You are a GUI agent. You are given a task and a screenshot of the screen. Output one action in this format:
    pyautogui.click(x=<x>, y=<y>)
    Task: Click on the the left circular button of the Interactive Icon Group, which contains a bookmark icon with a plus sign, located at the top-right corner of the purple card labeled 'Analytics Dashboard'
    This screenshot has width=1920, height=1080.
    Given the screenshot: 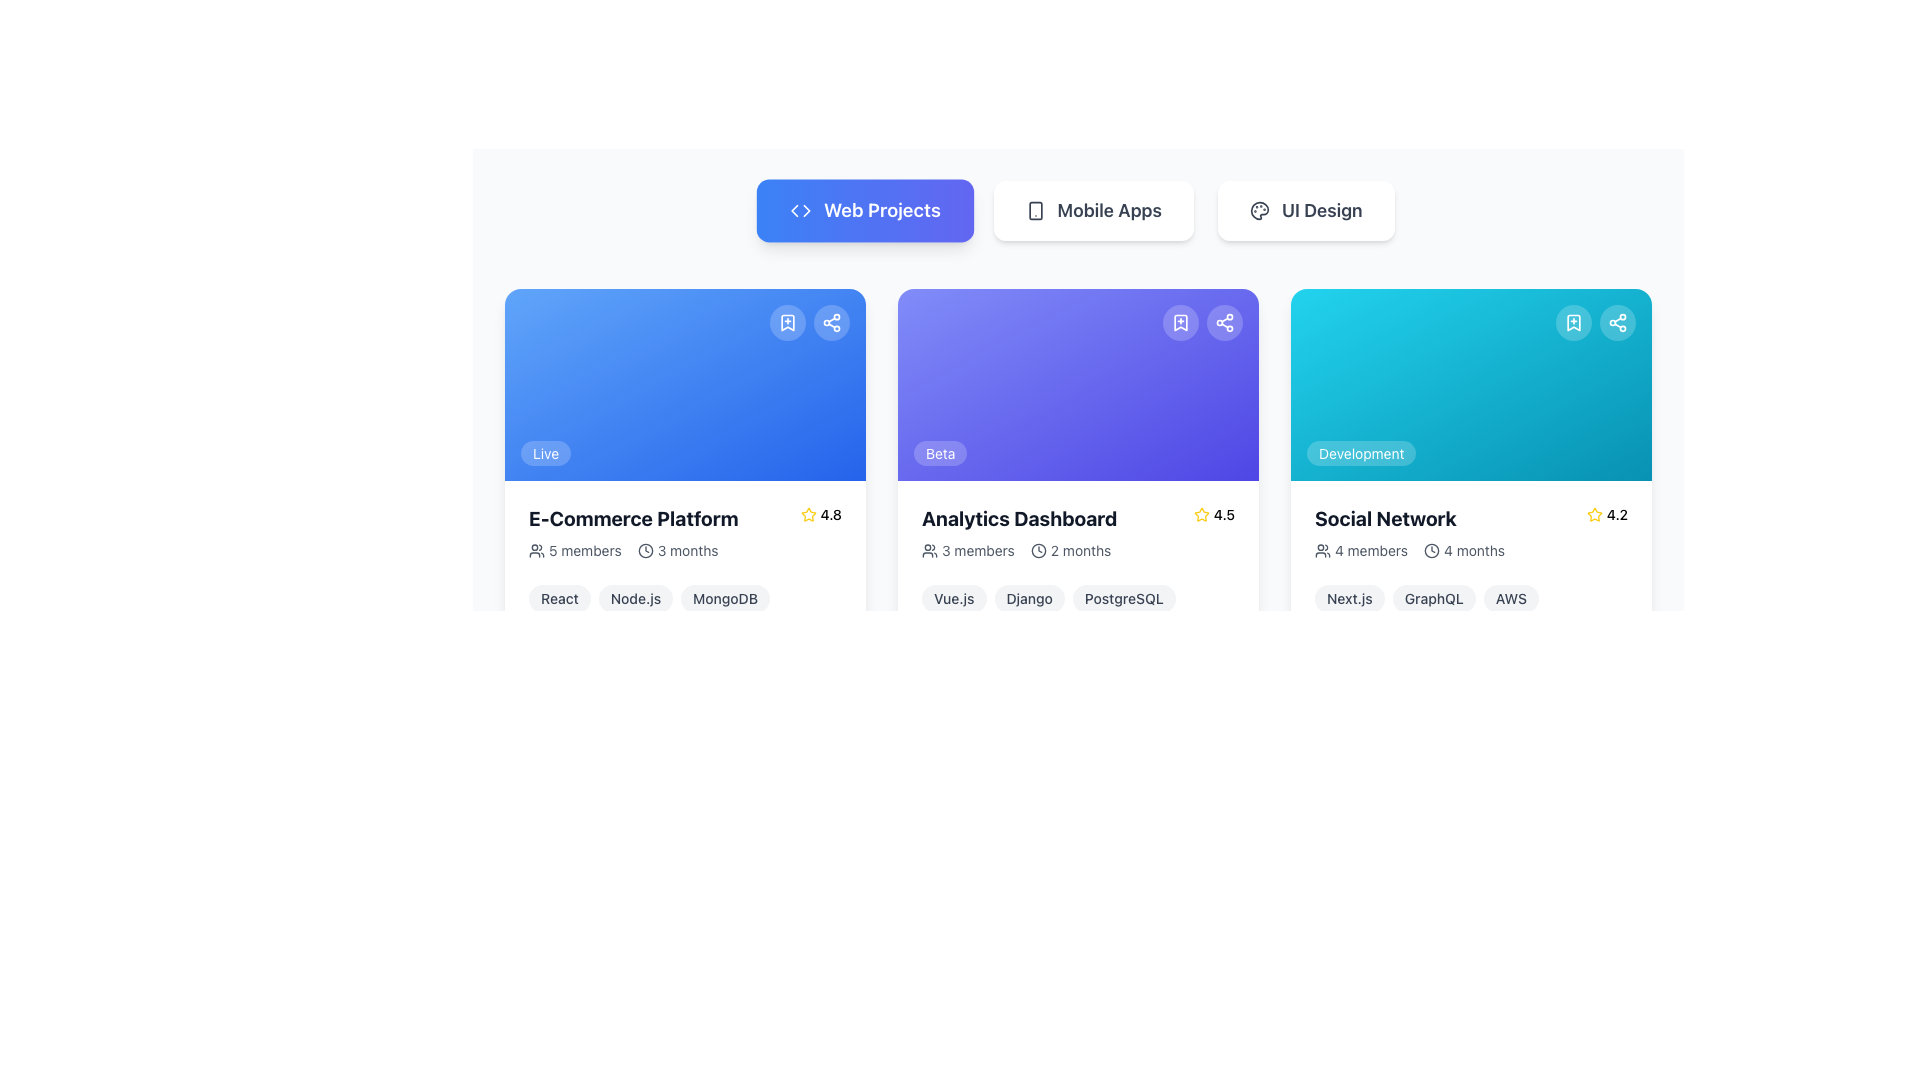 What is the action you would take?
    pyautogui.click(x=1202, y=322)
    